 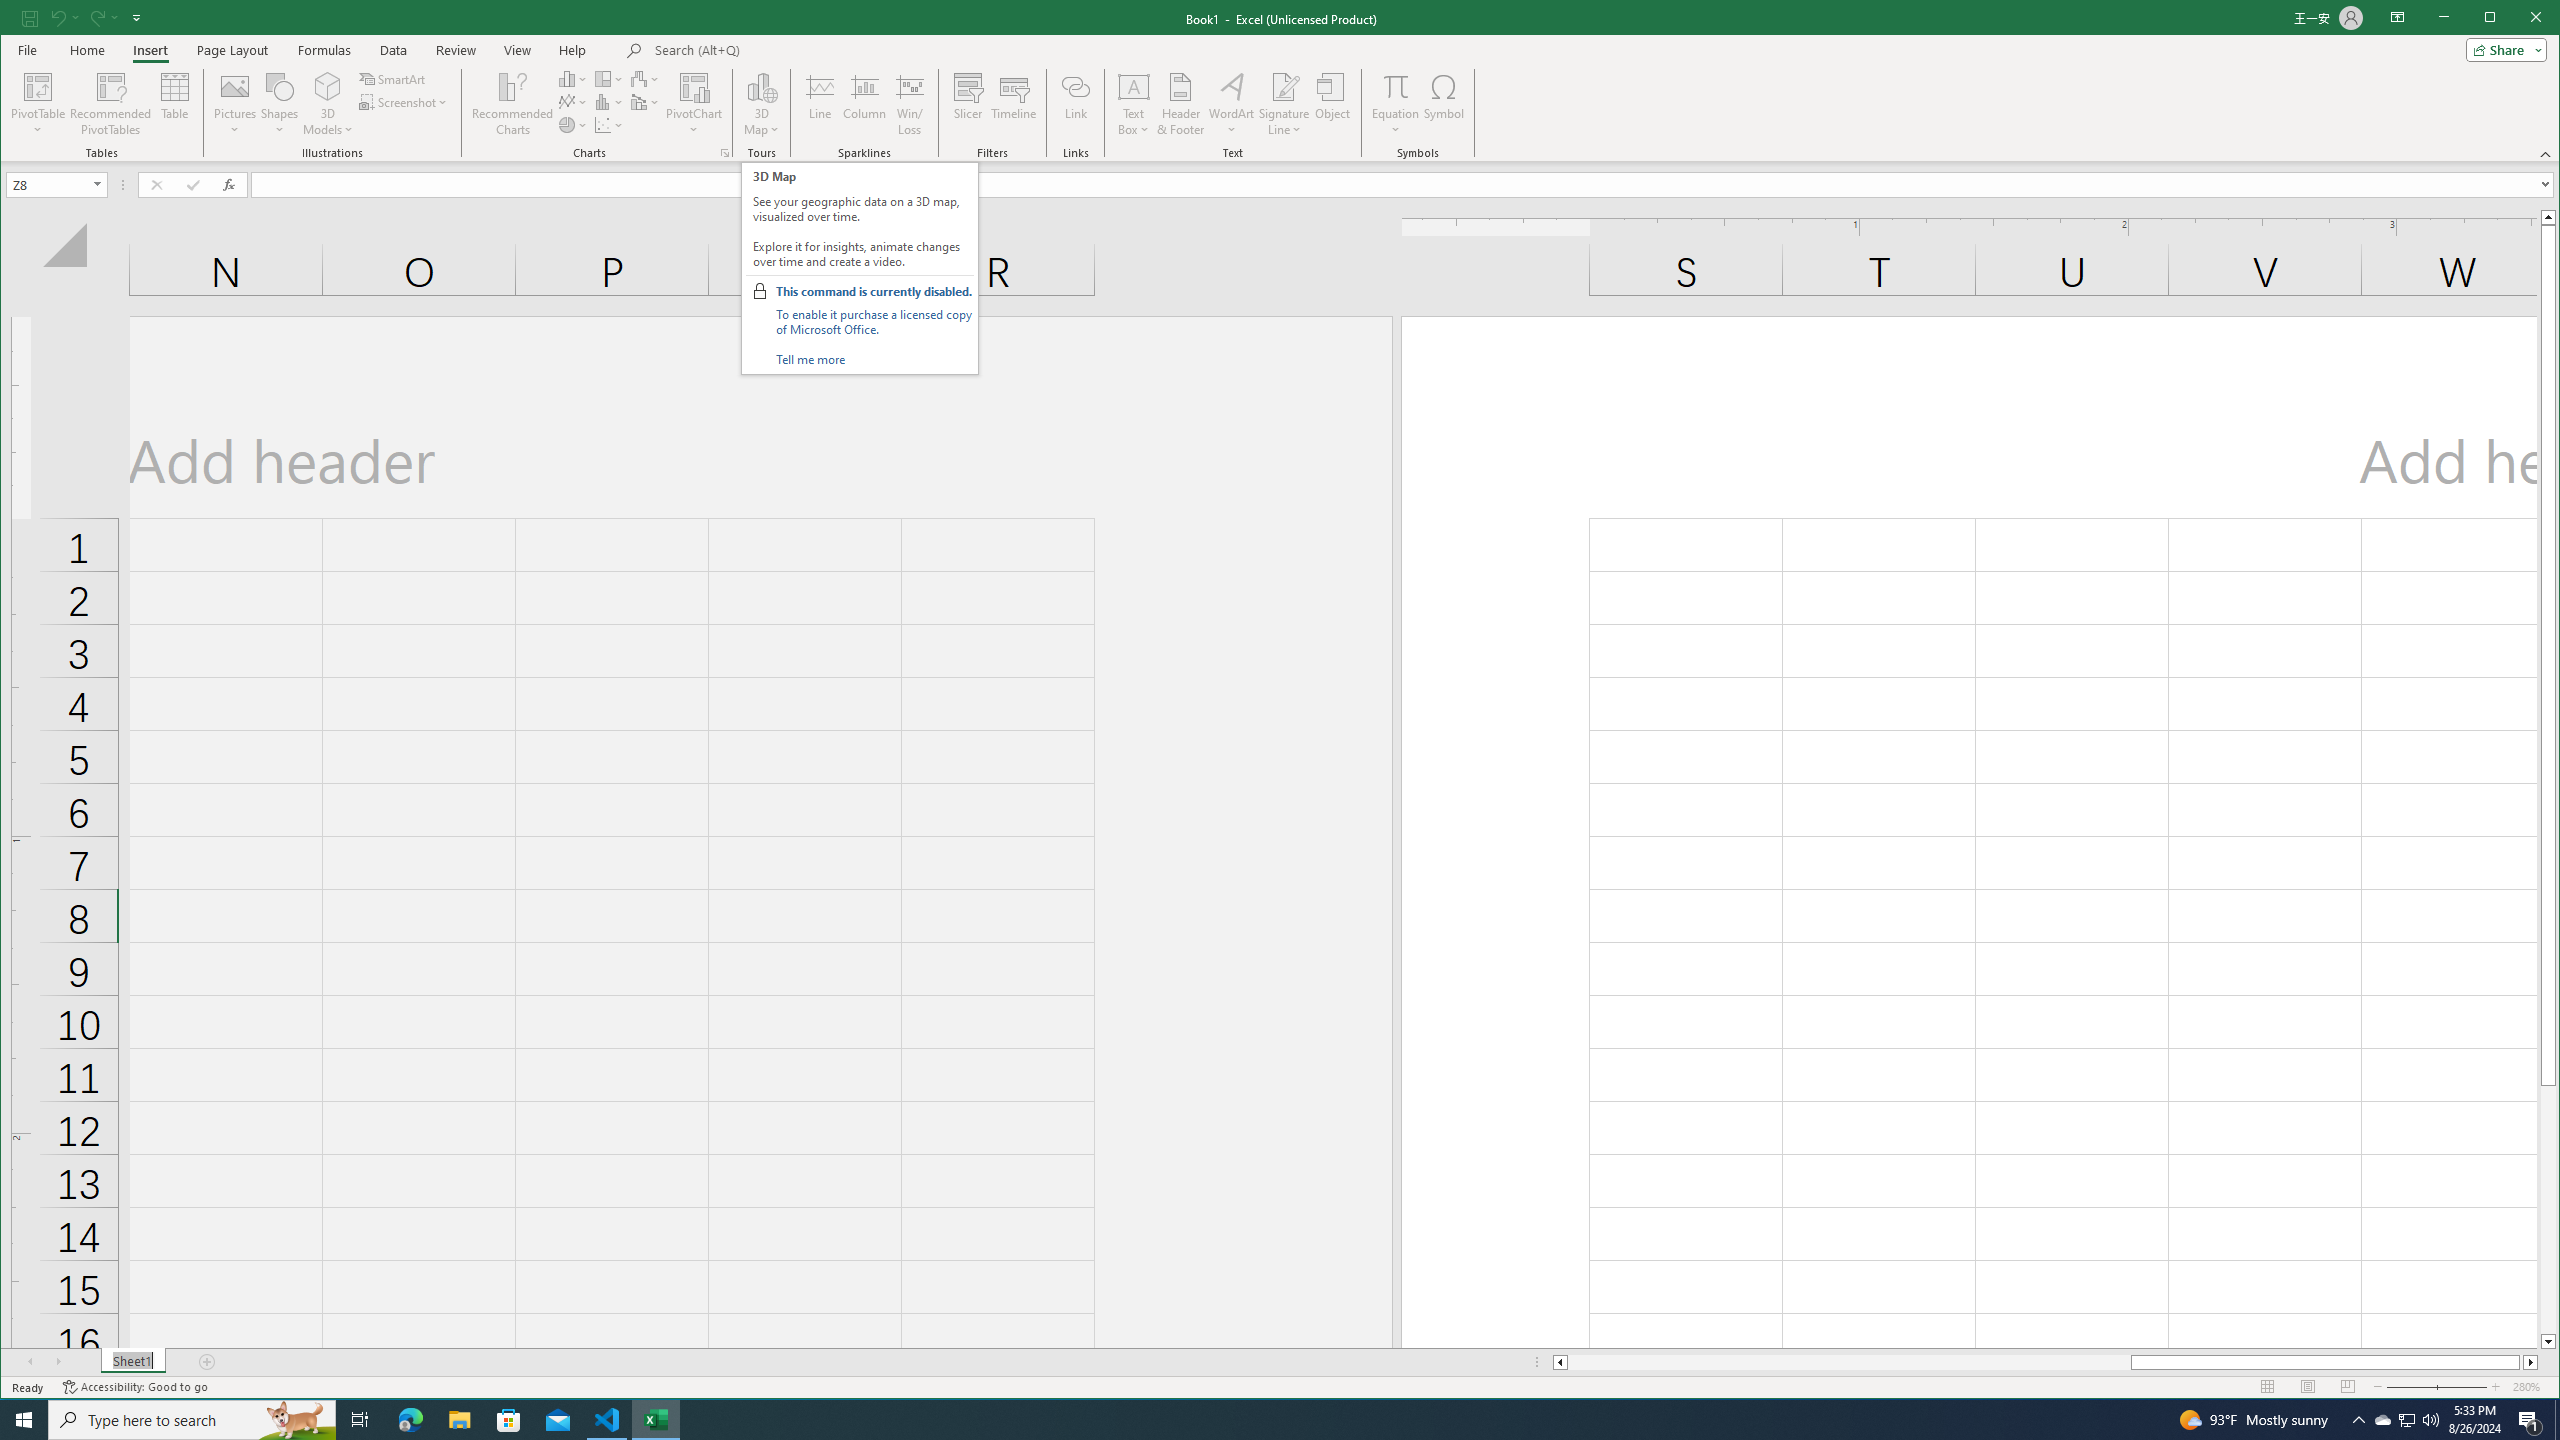 What do you see at coordinates (327, 85) in the screenshot?
I see `'3D Models'` at bounding box center [327, 85].